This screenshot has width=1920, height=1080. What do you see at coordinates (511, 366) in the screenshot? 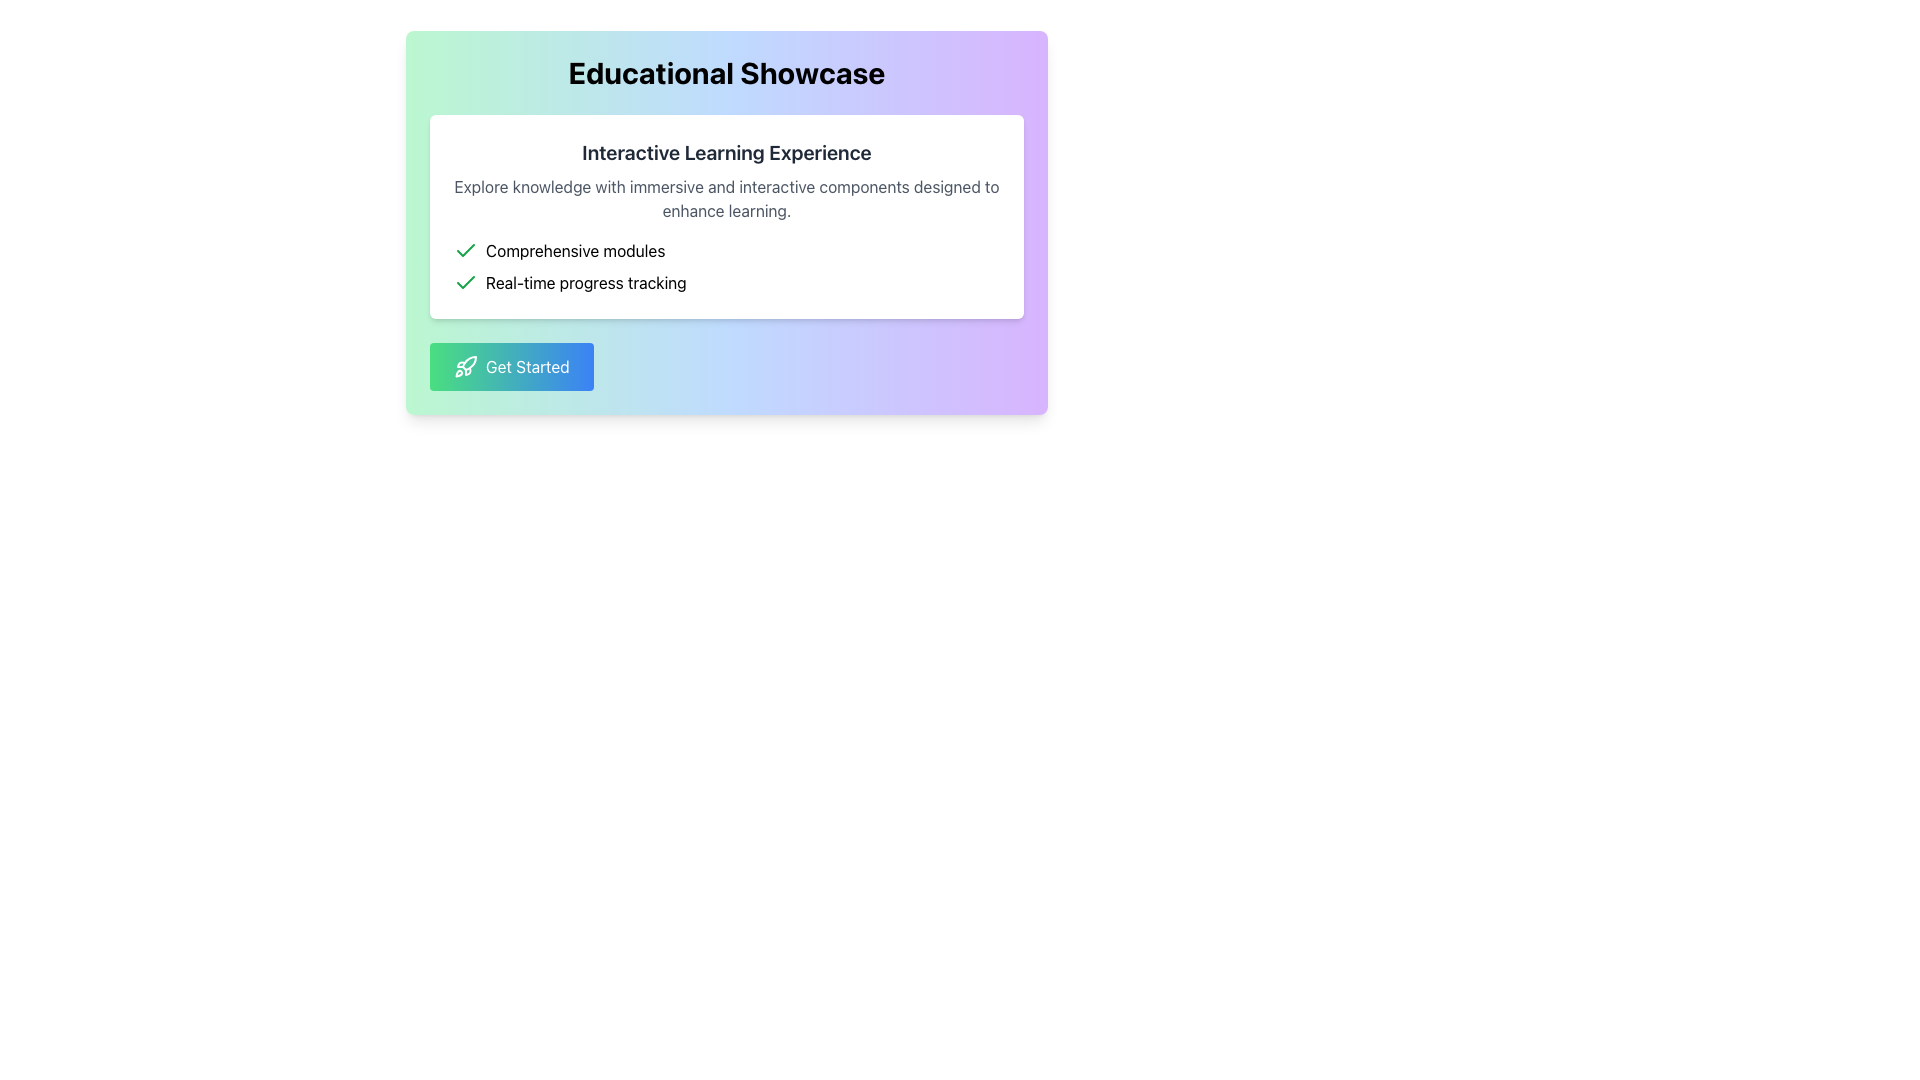
I see `the 'Get Started' button with a gradient background transitioning from green to blue for keyboard navigation` at bounding box center [511, 366].